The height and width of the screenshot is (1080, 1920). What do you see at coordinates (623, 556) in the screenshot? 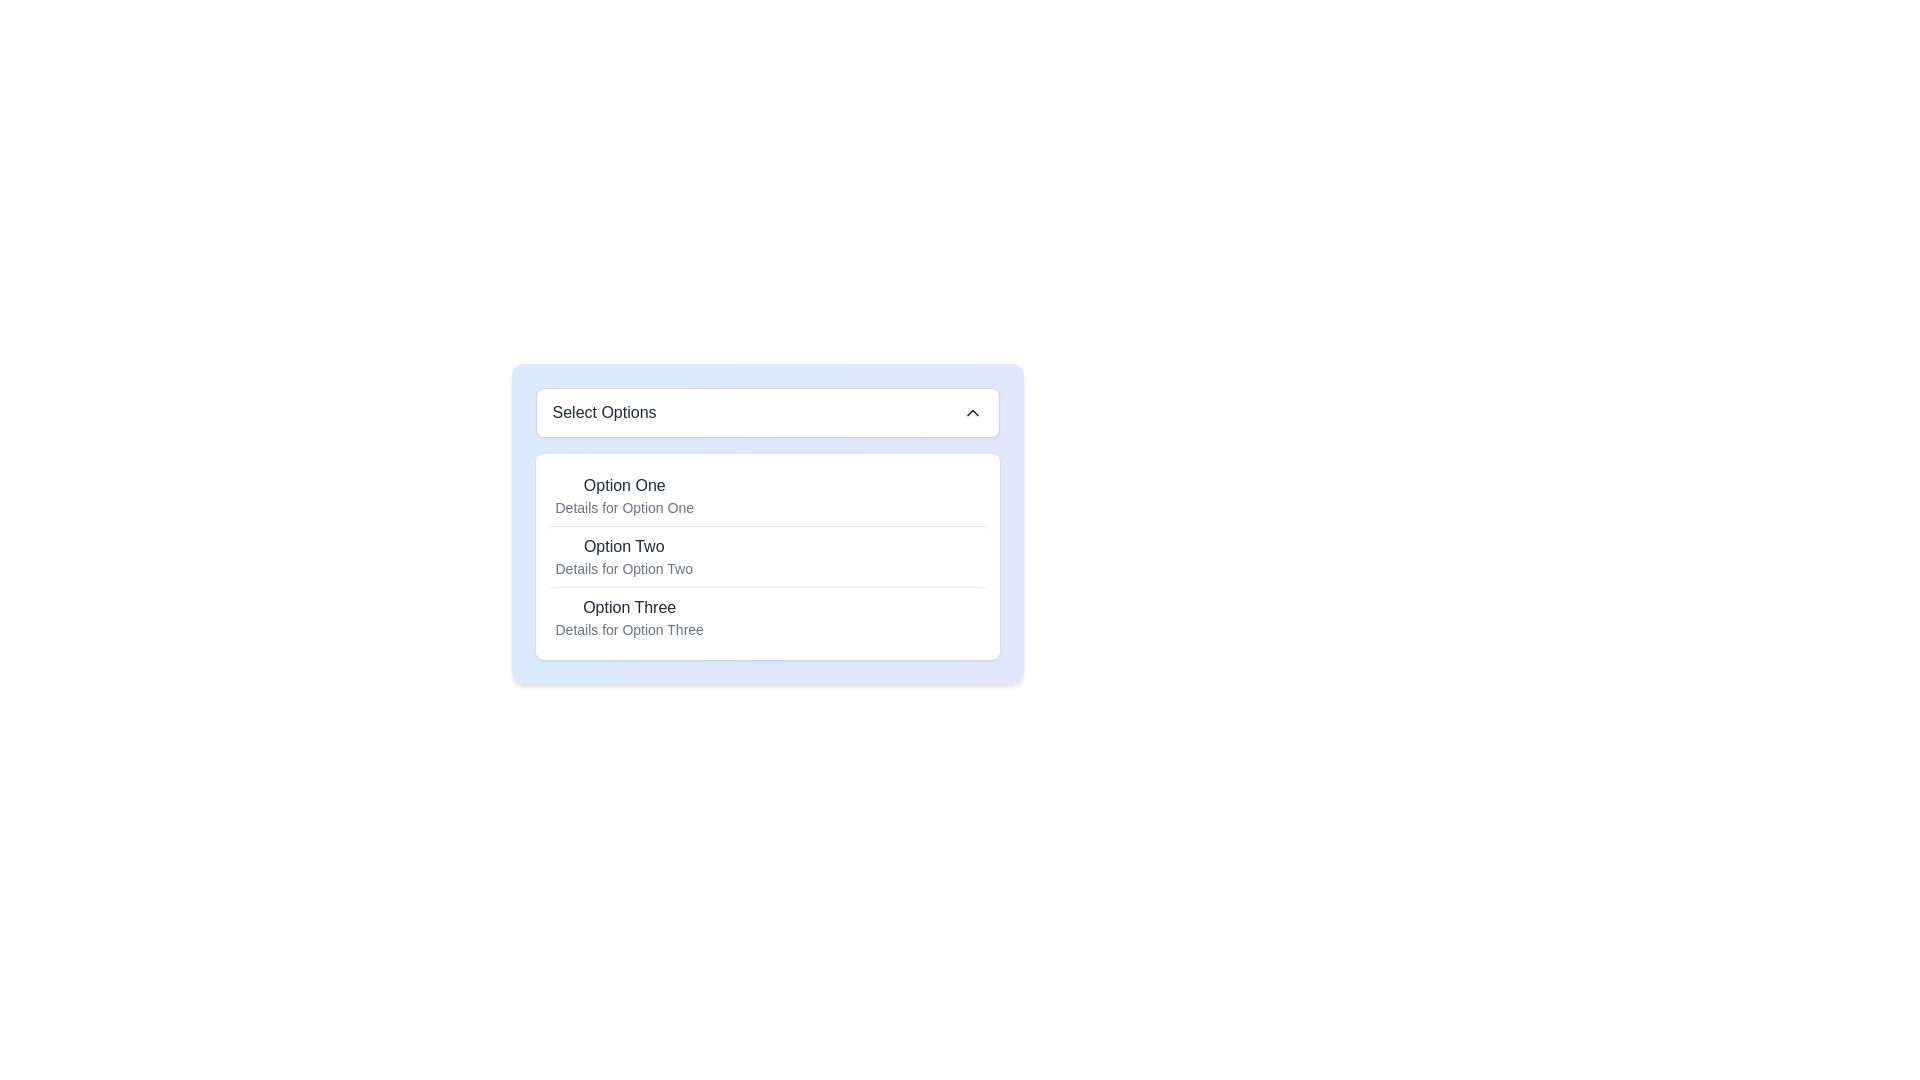
I see `the dropdown menu item labeled 'Option Two', which is the second entry in the dropdown list positioned between 'Option One' and 'Option Three'` at bounding box center [623, 556].